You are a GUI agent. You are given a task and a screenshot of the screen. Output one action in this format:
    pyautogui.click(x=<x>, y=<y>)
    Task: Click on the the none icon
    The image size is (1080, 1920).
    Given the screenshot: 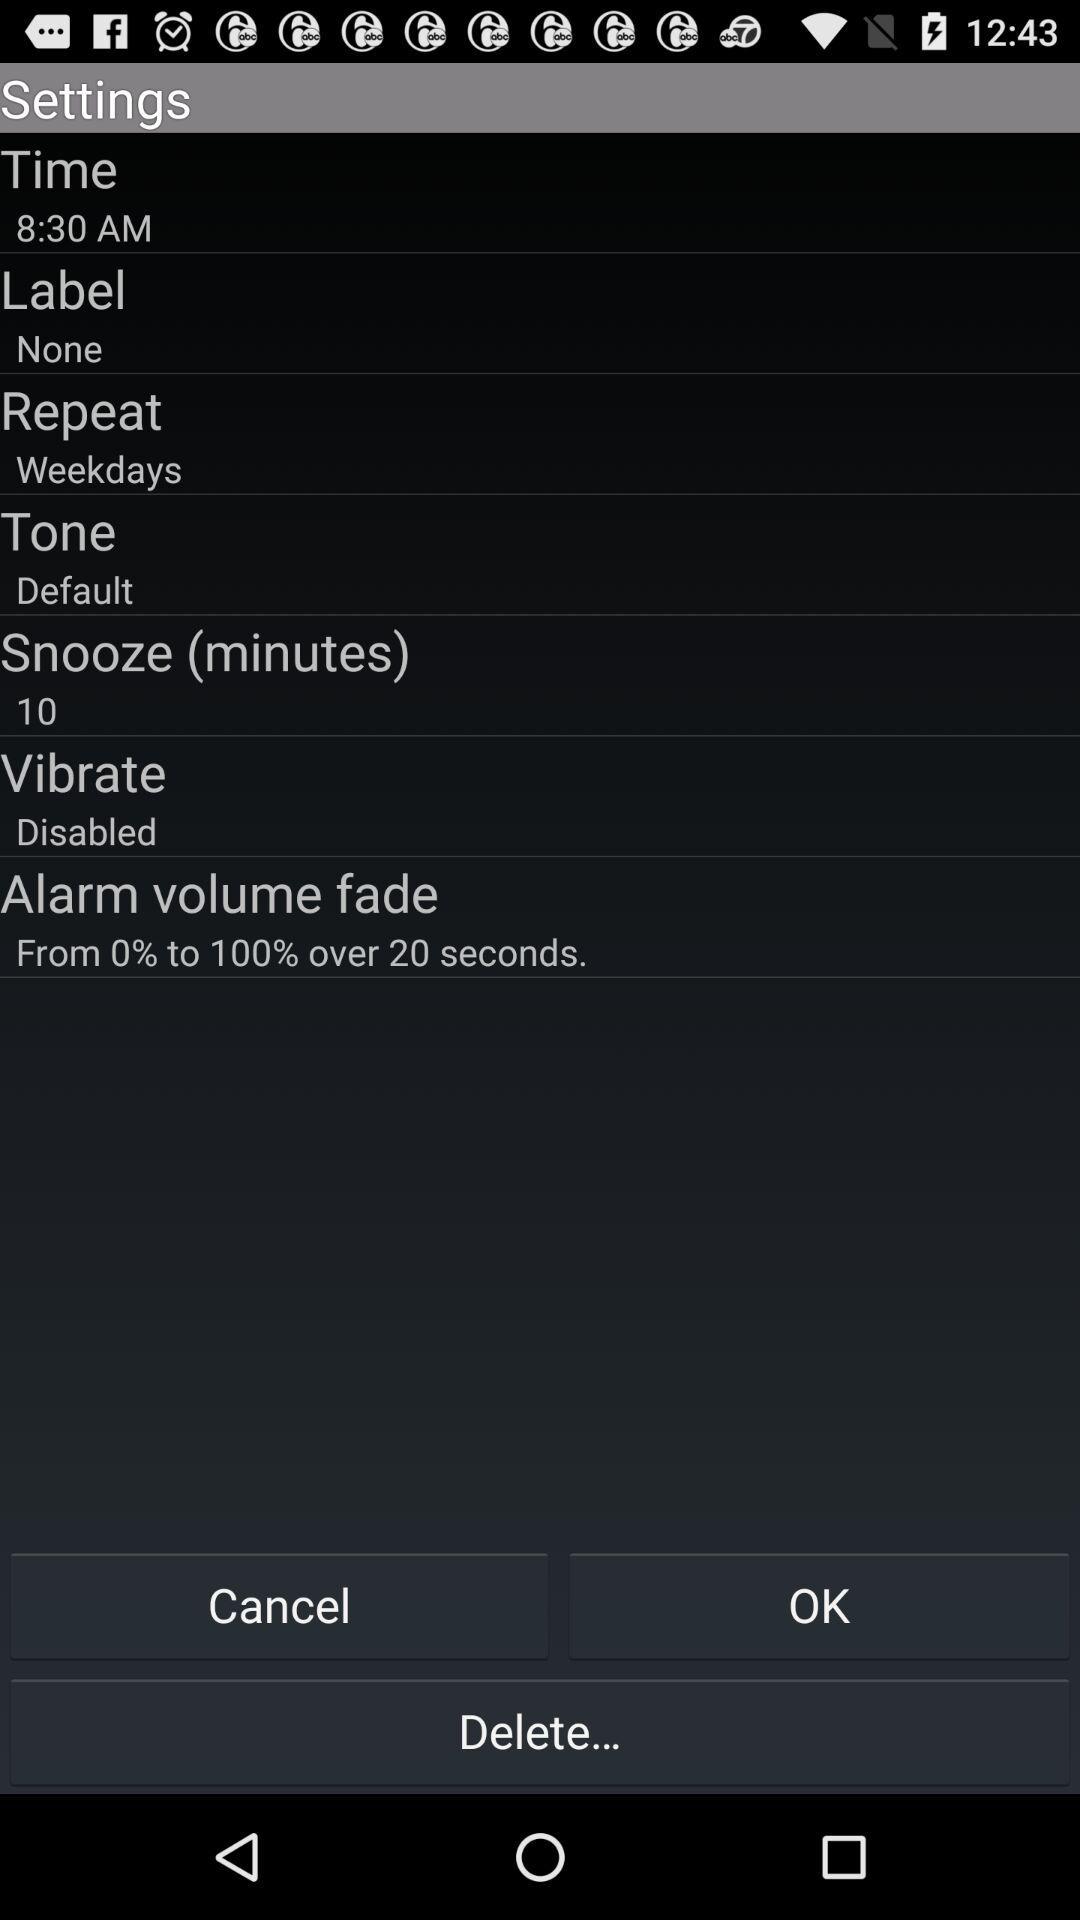 What is the action you would take?
    pyautogui.click(x=540, y=347)
    